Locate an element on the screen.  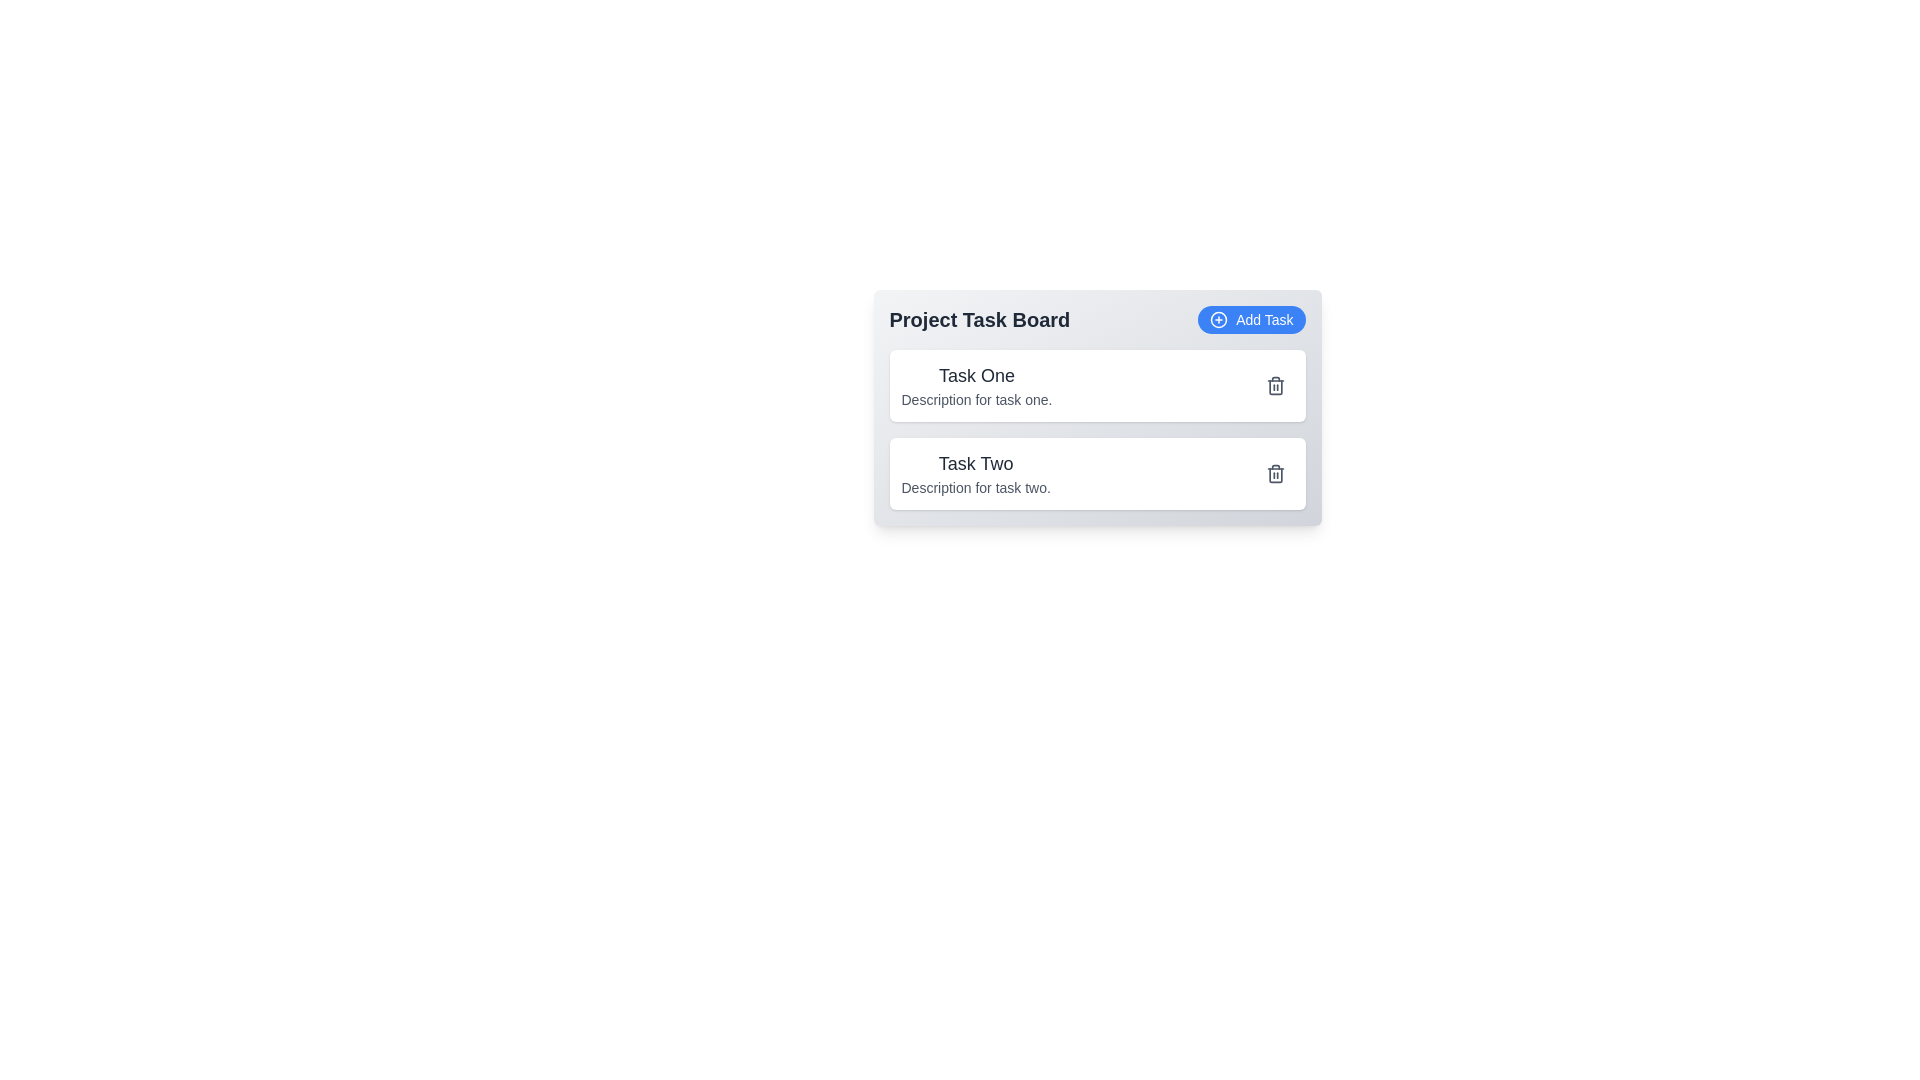
the descriptive subtitle text label for 'Task Two' is located at coordinates (976, 488).